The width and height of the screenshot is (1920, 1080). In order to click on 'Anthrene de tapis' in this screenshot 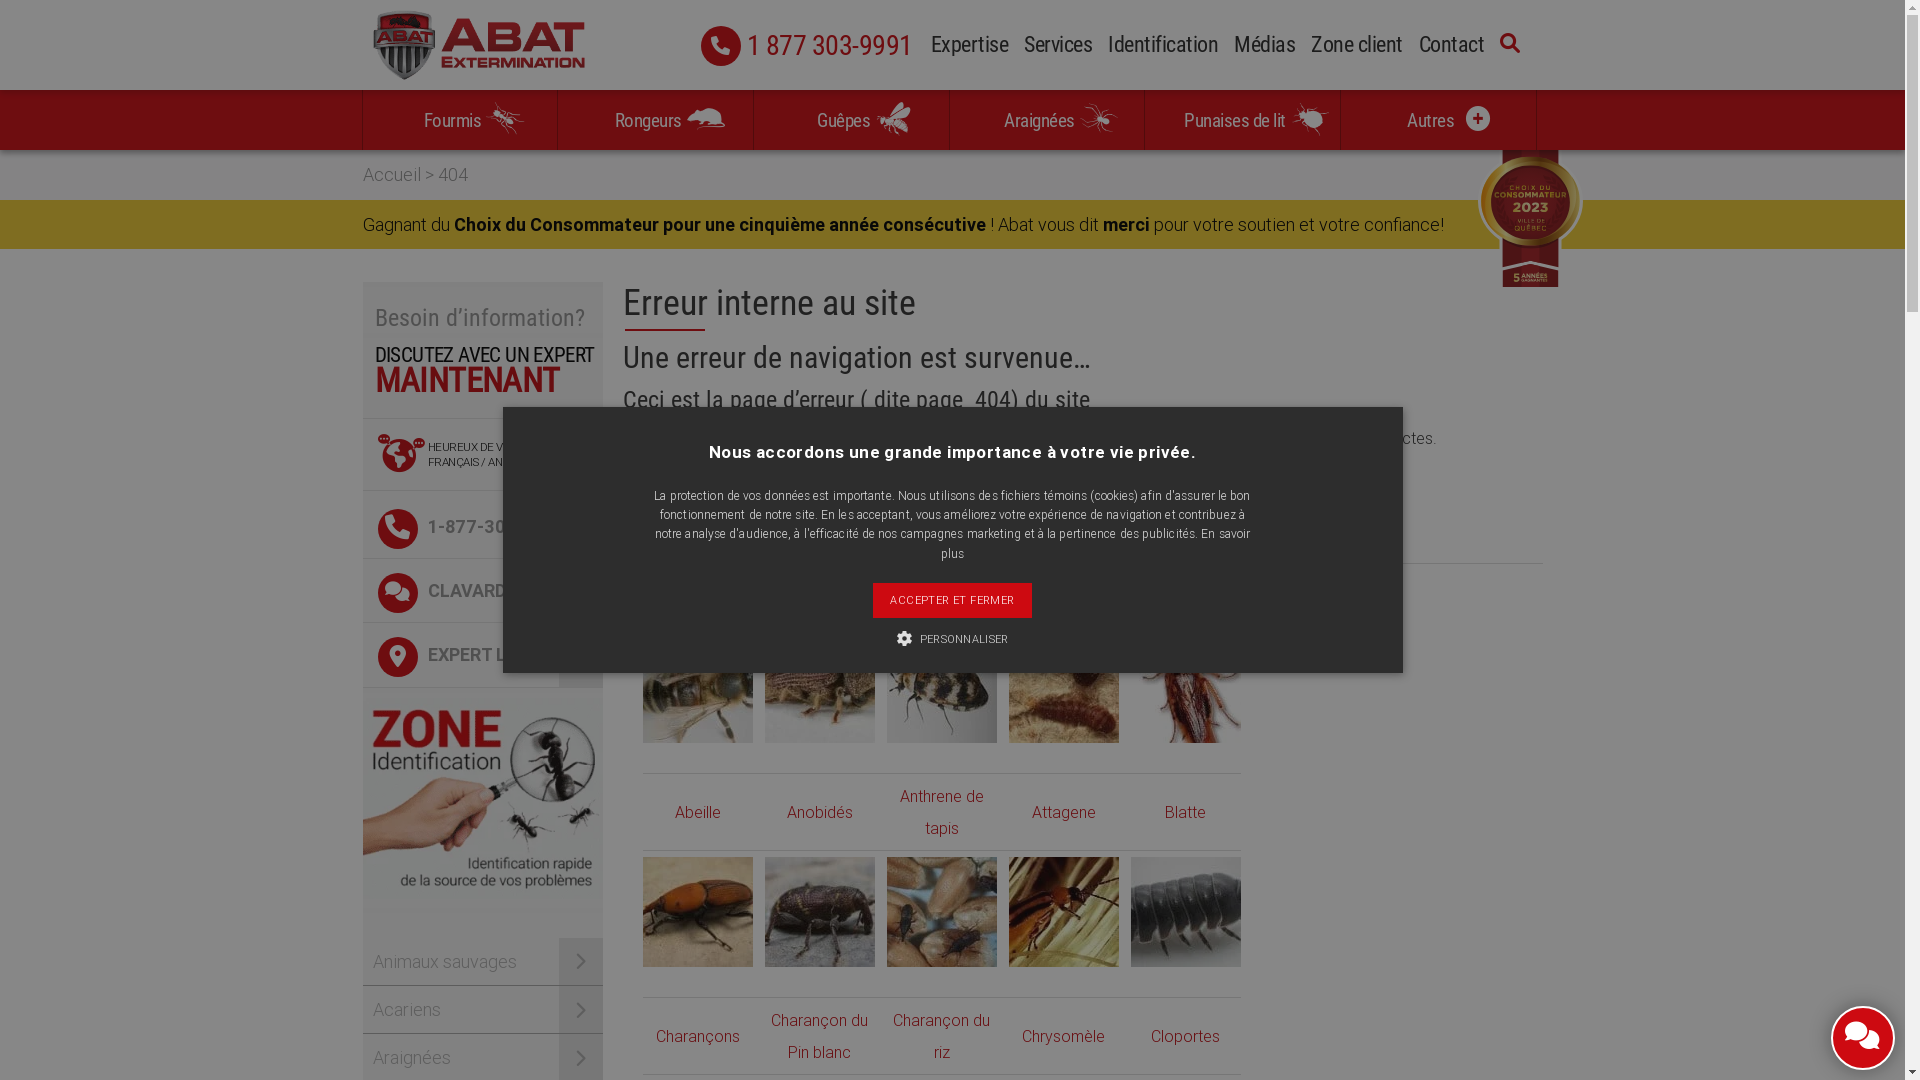, I will do `click(899, 812)`.